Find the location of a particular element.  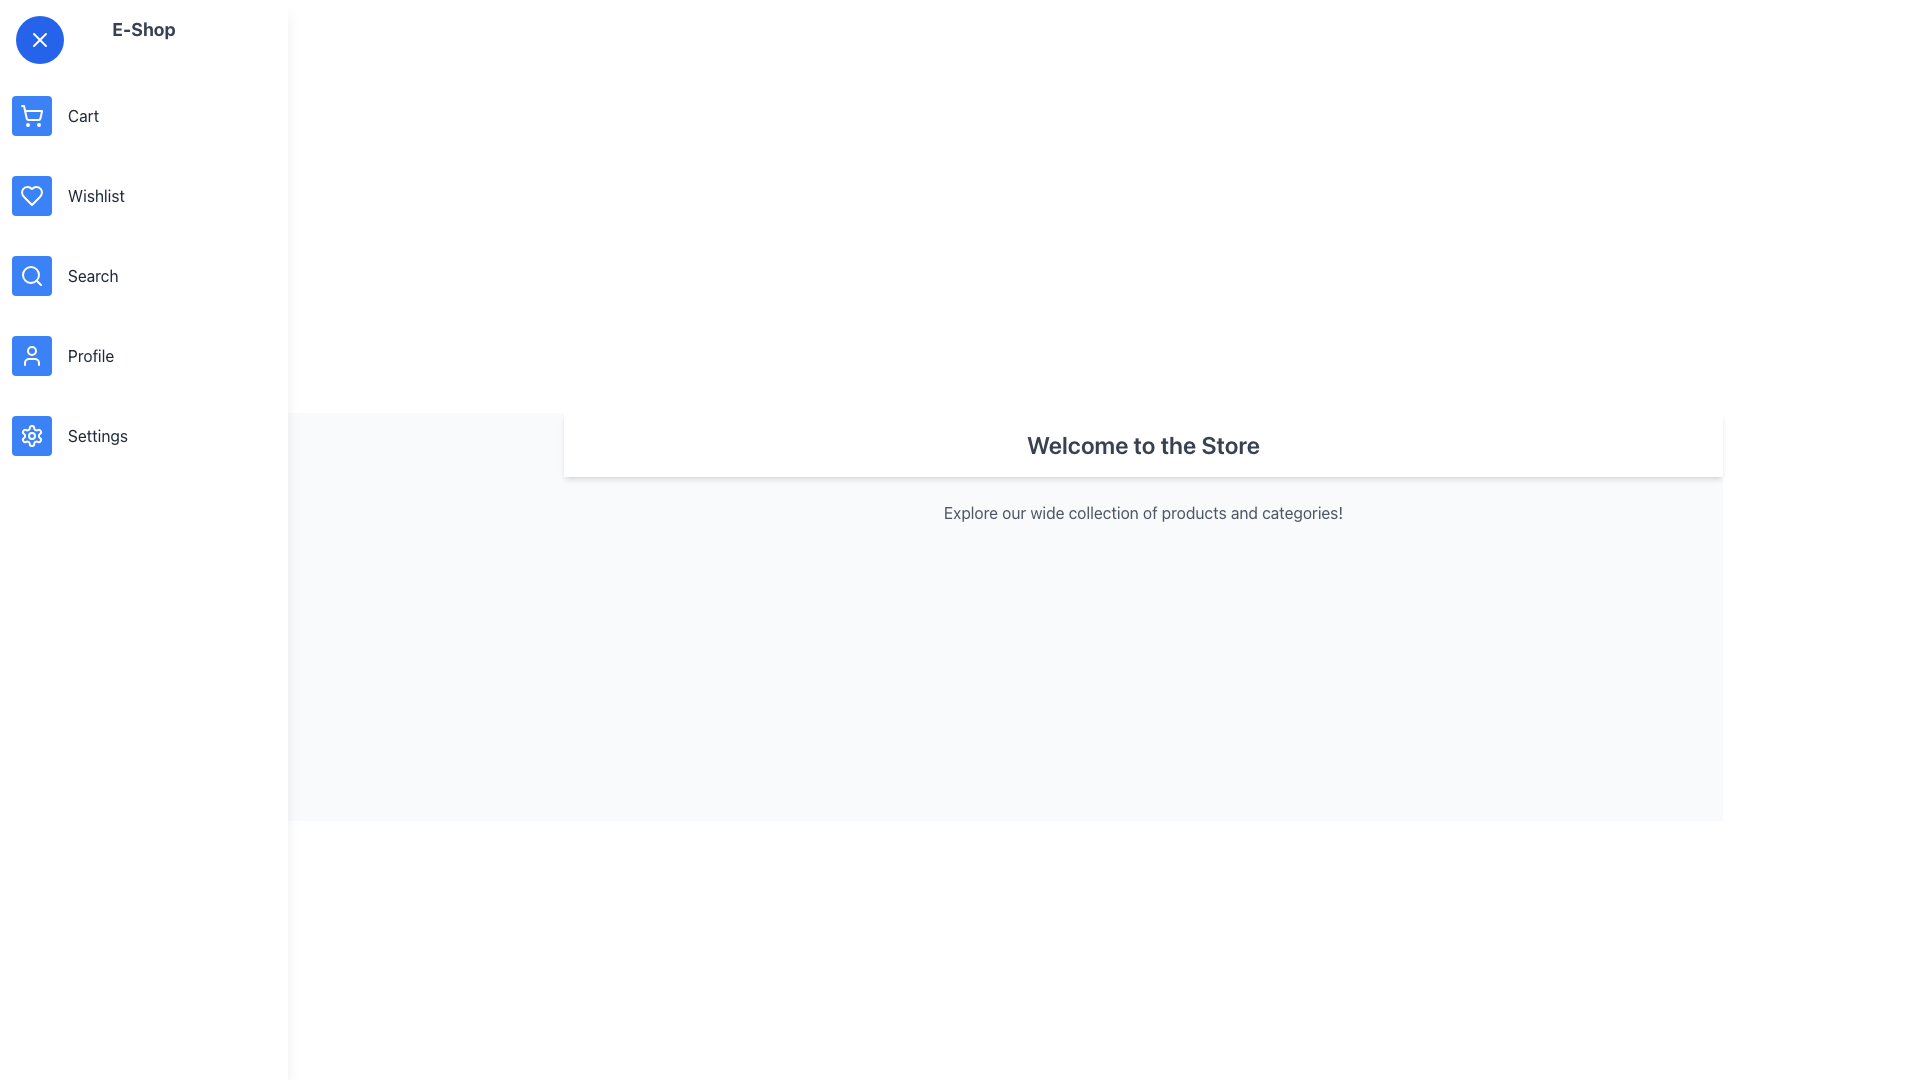

the user icon in the sidebar navigation, which is styled with a minimal rounded outline and a blue circular background is located at coordinates (32, 354).